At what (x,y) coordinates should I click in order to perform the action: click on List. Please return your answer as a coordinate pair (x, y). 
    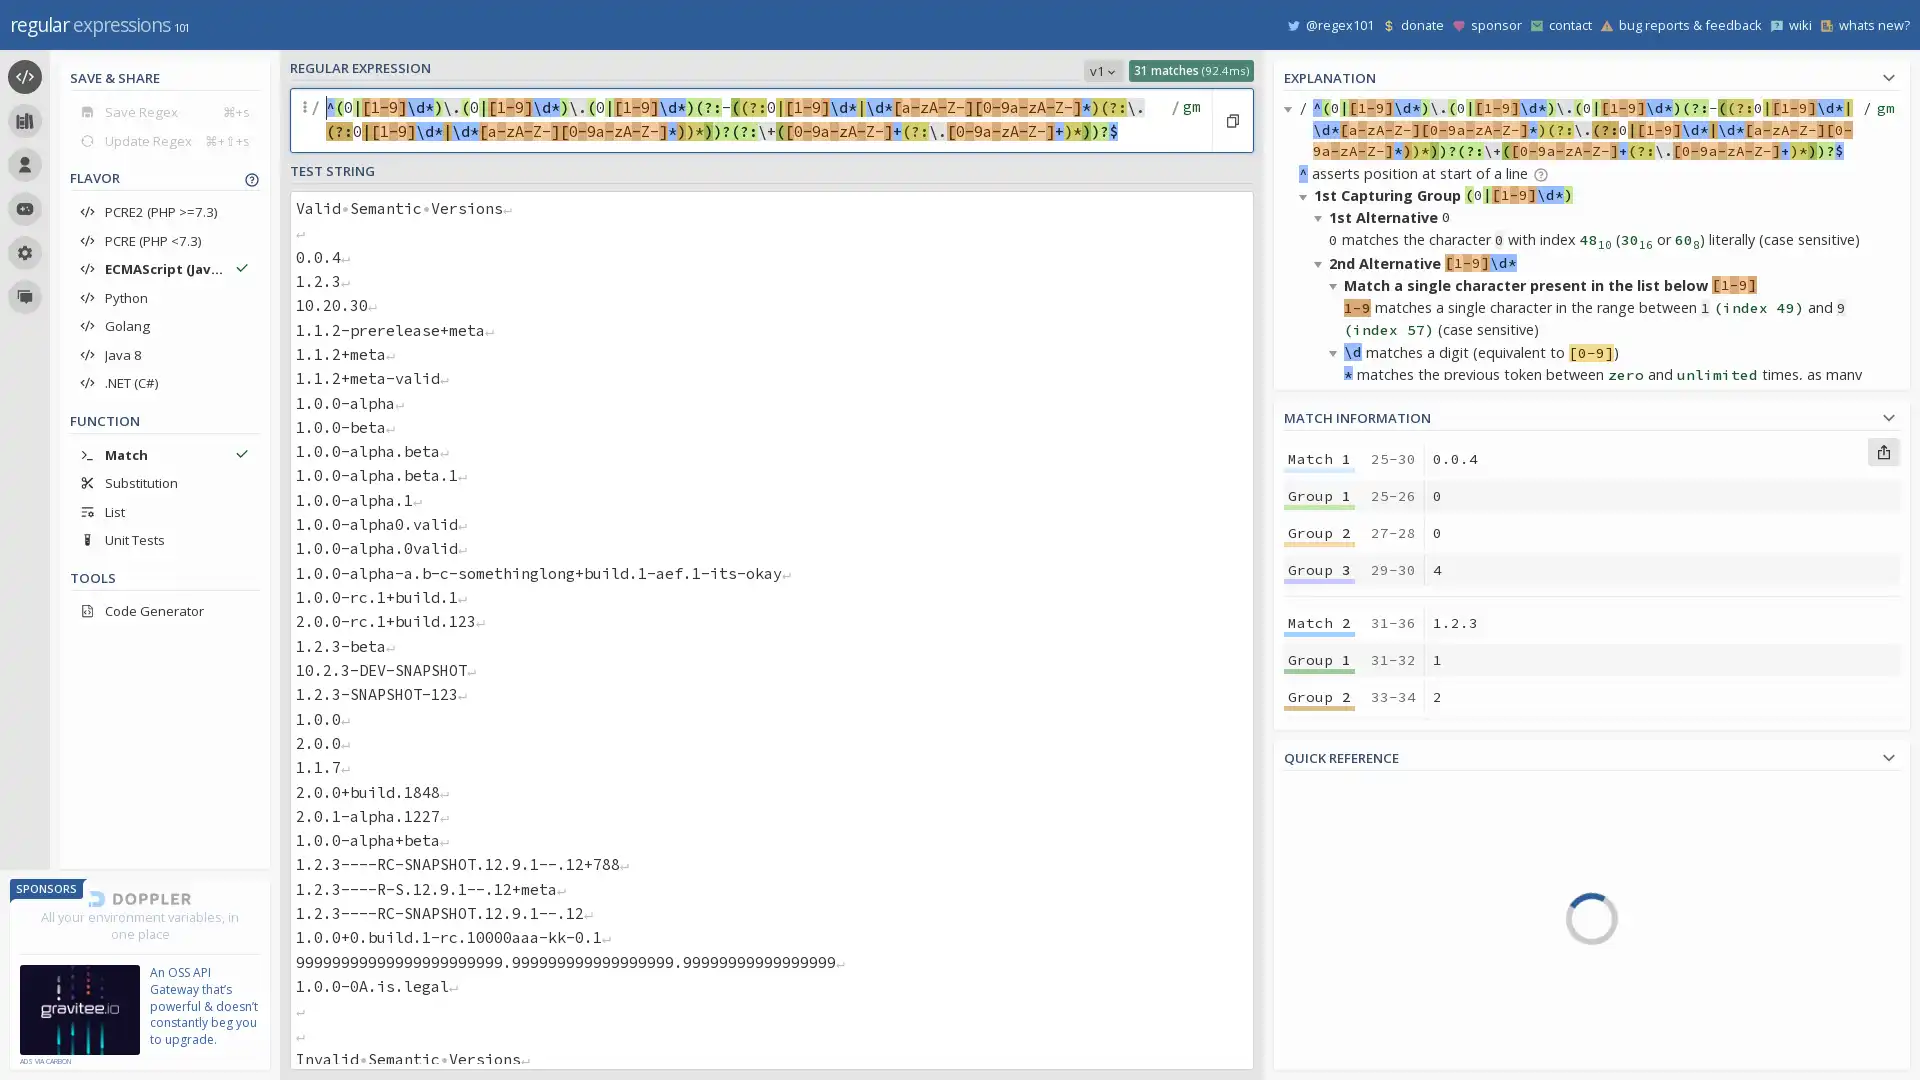
    Looking at the image, I should click on (164, 510).